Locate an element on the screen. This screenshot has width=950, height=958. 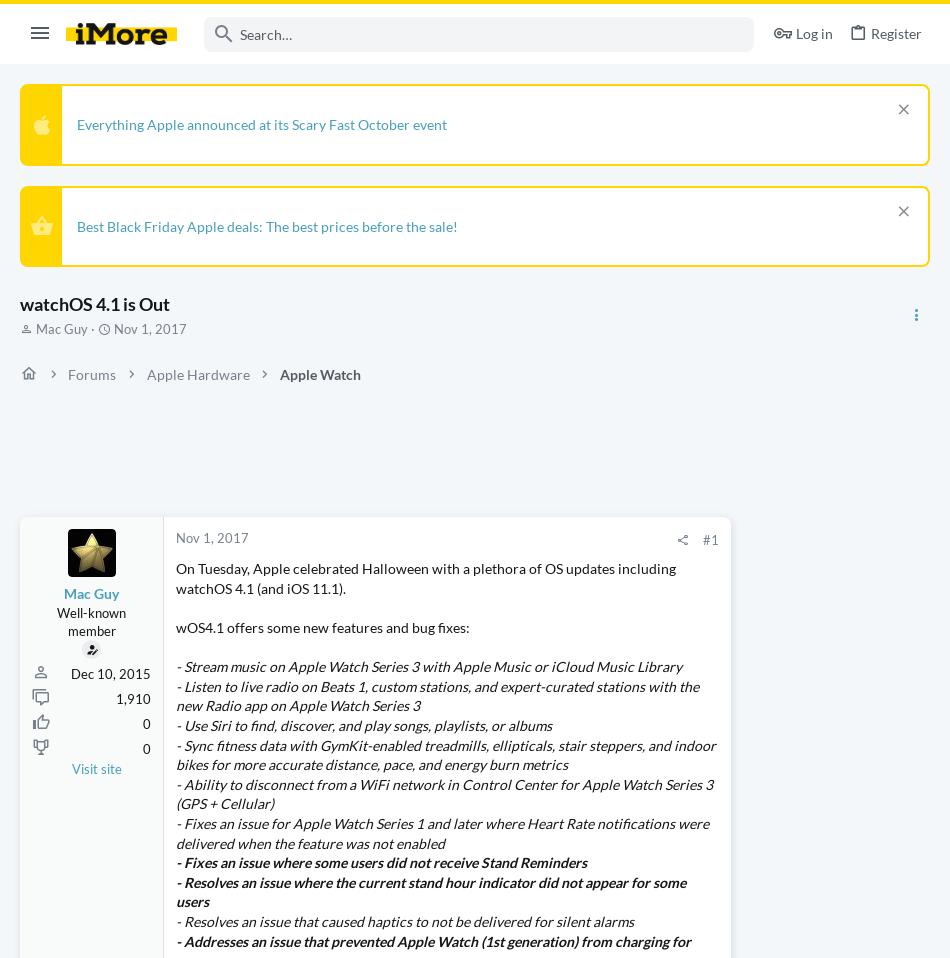
'- Fixes an issue where some users did not receive Stand Reminders' is located at coordinates (380, 901).